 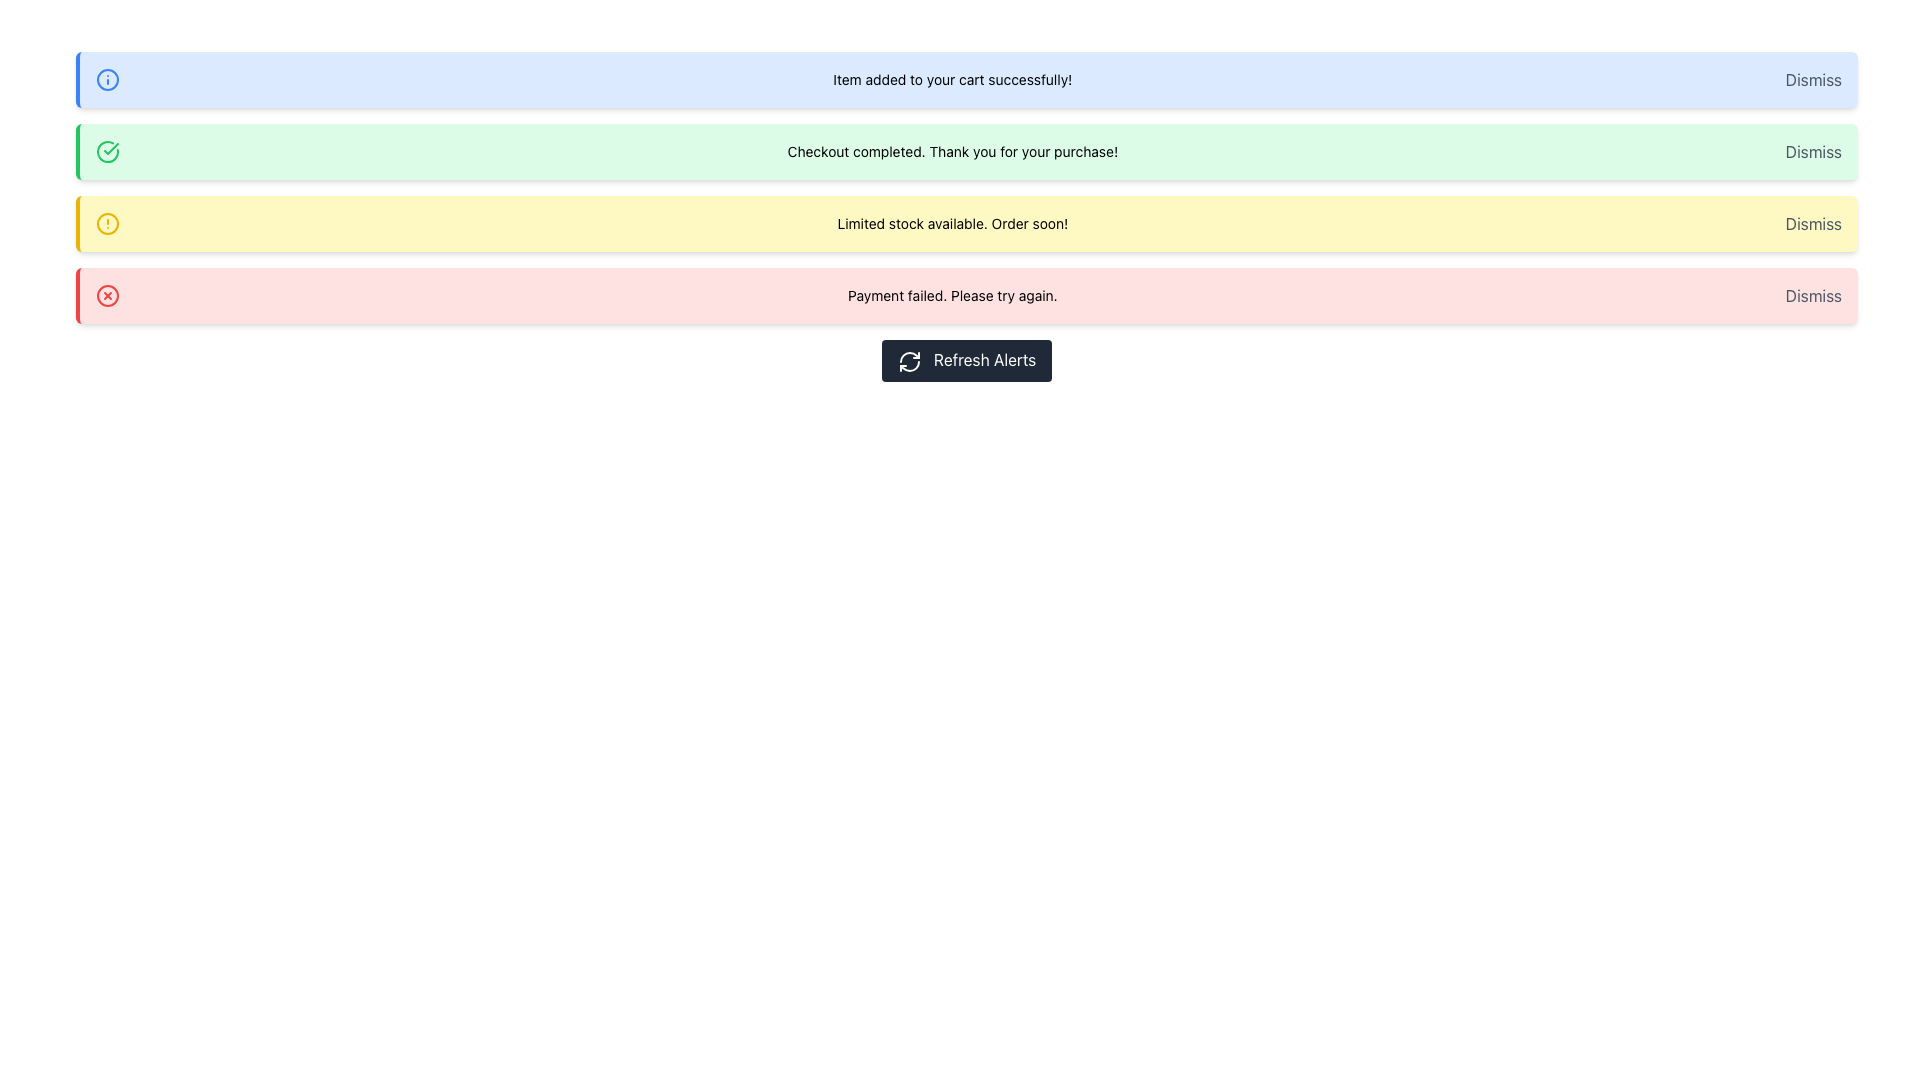 What do you see at coordinates (951, 79) in the screenshot?
I see `the notification text that informs the user about an item successfully added to the shopping cart, which is positioned within a light blue alert box with a bold blue left accent line` at bounding box center [951, 79].